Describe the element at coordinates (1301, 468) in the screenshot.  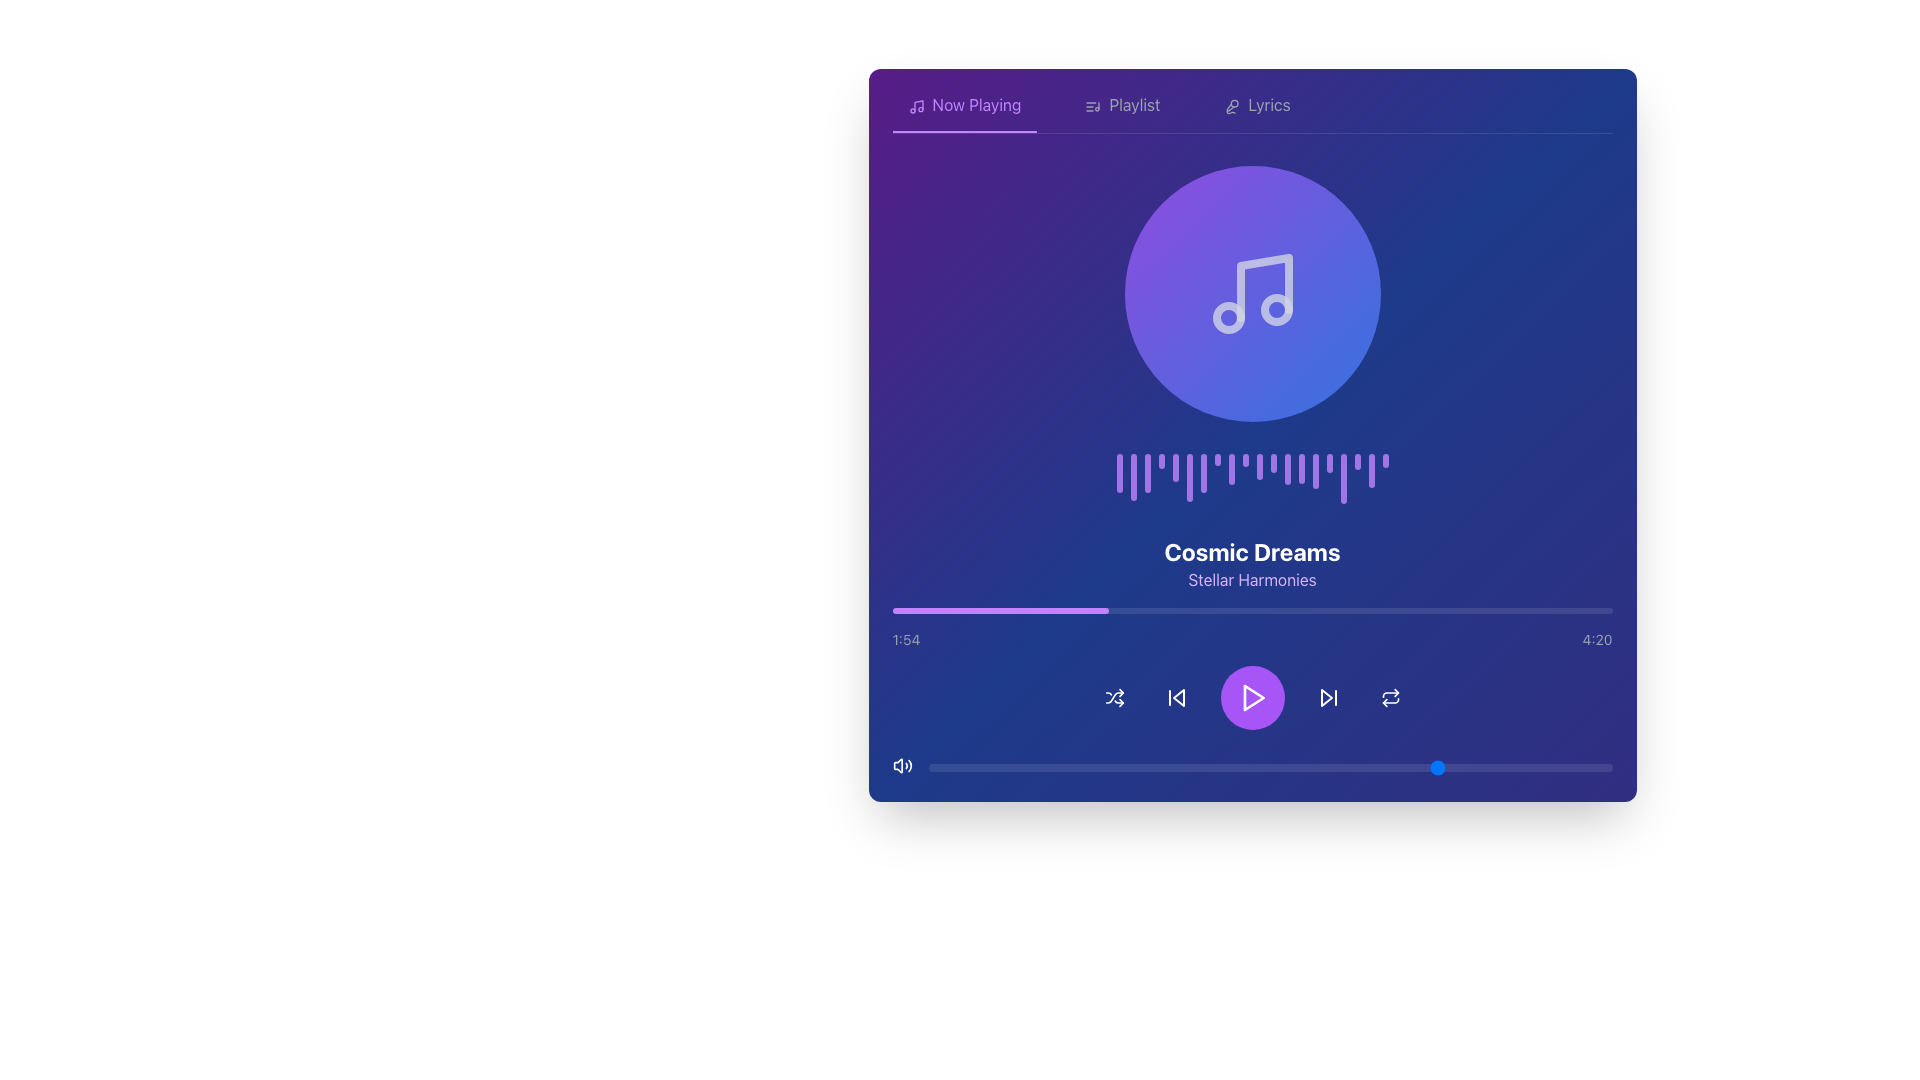
I see `the 14th vertical purple Decorative bar element in the sequence of 20, which has a capsule-like appearance and is positioned between the 13th and 15th bars` at that location.